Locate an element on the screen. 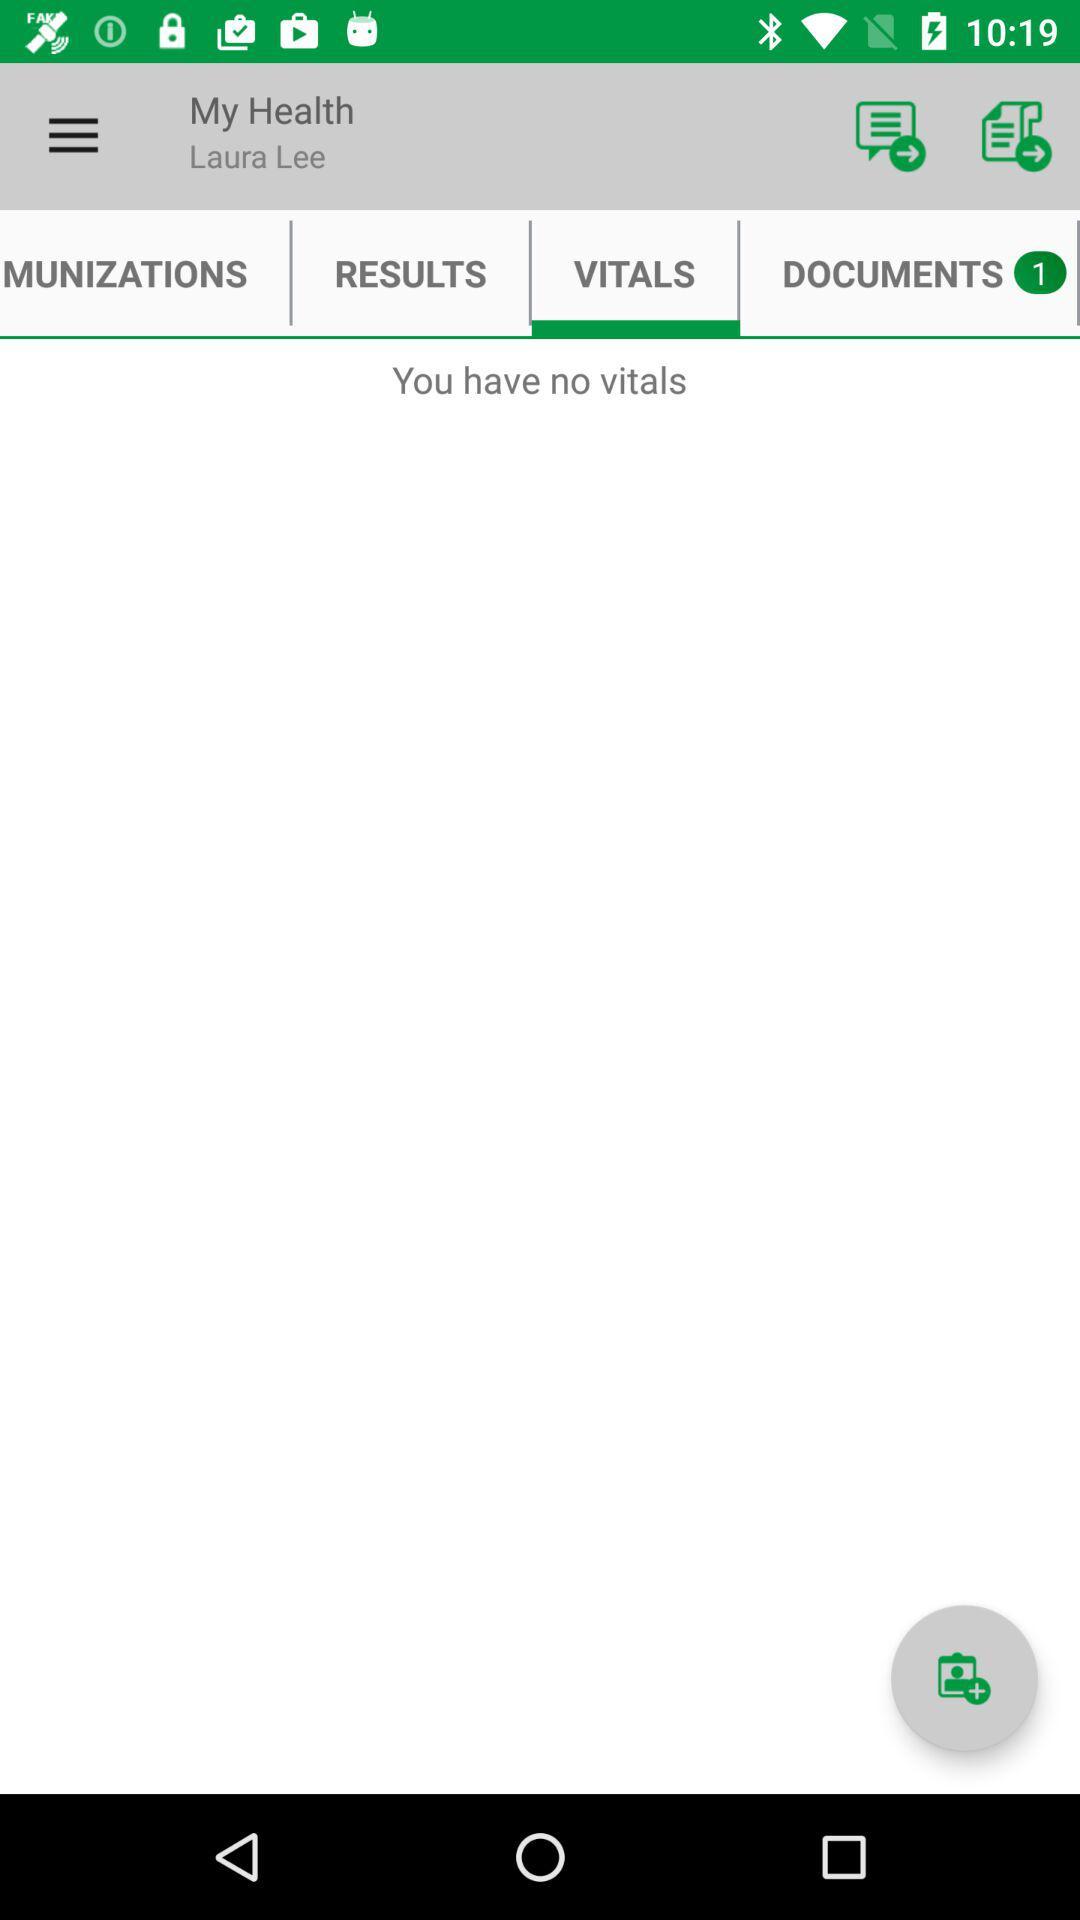  the icon at the bottom right corner is located at coordinates (963, 1678).